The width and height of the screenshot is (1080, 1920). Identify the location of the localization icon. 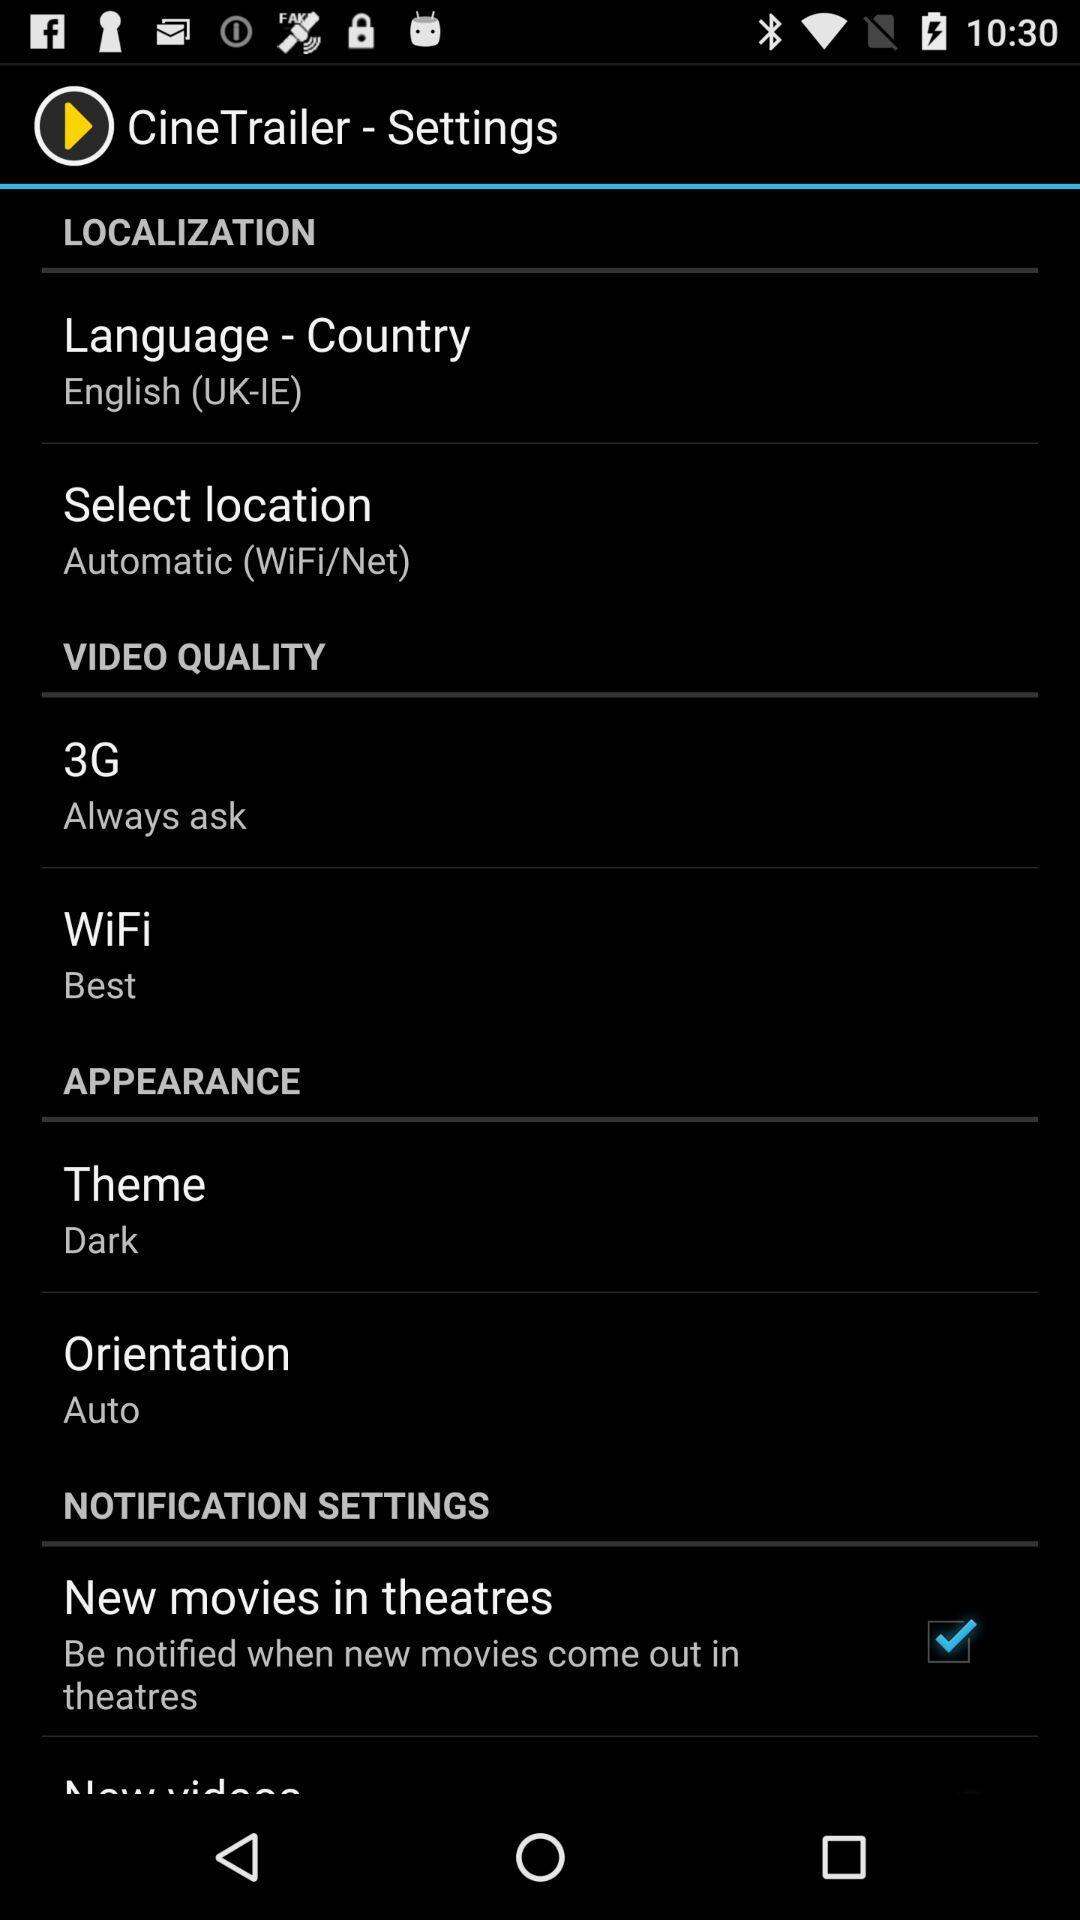
(540, 230).